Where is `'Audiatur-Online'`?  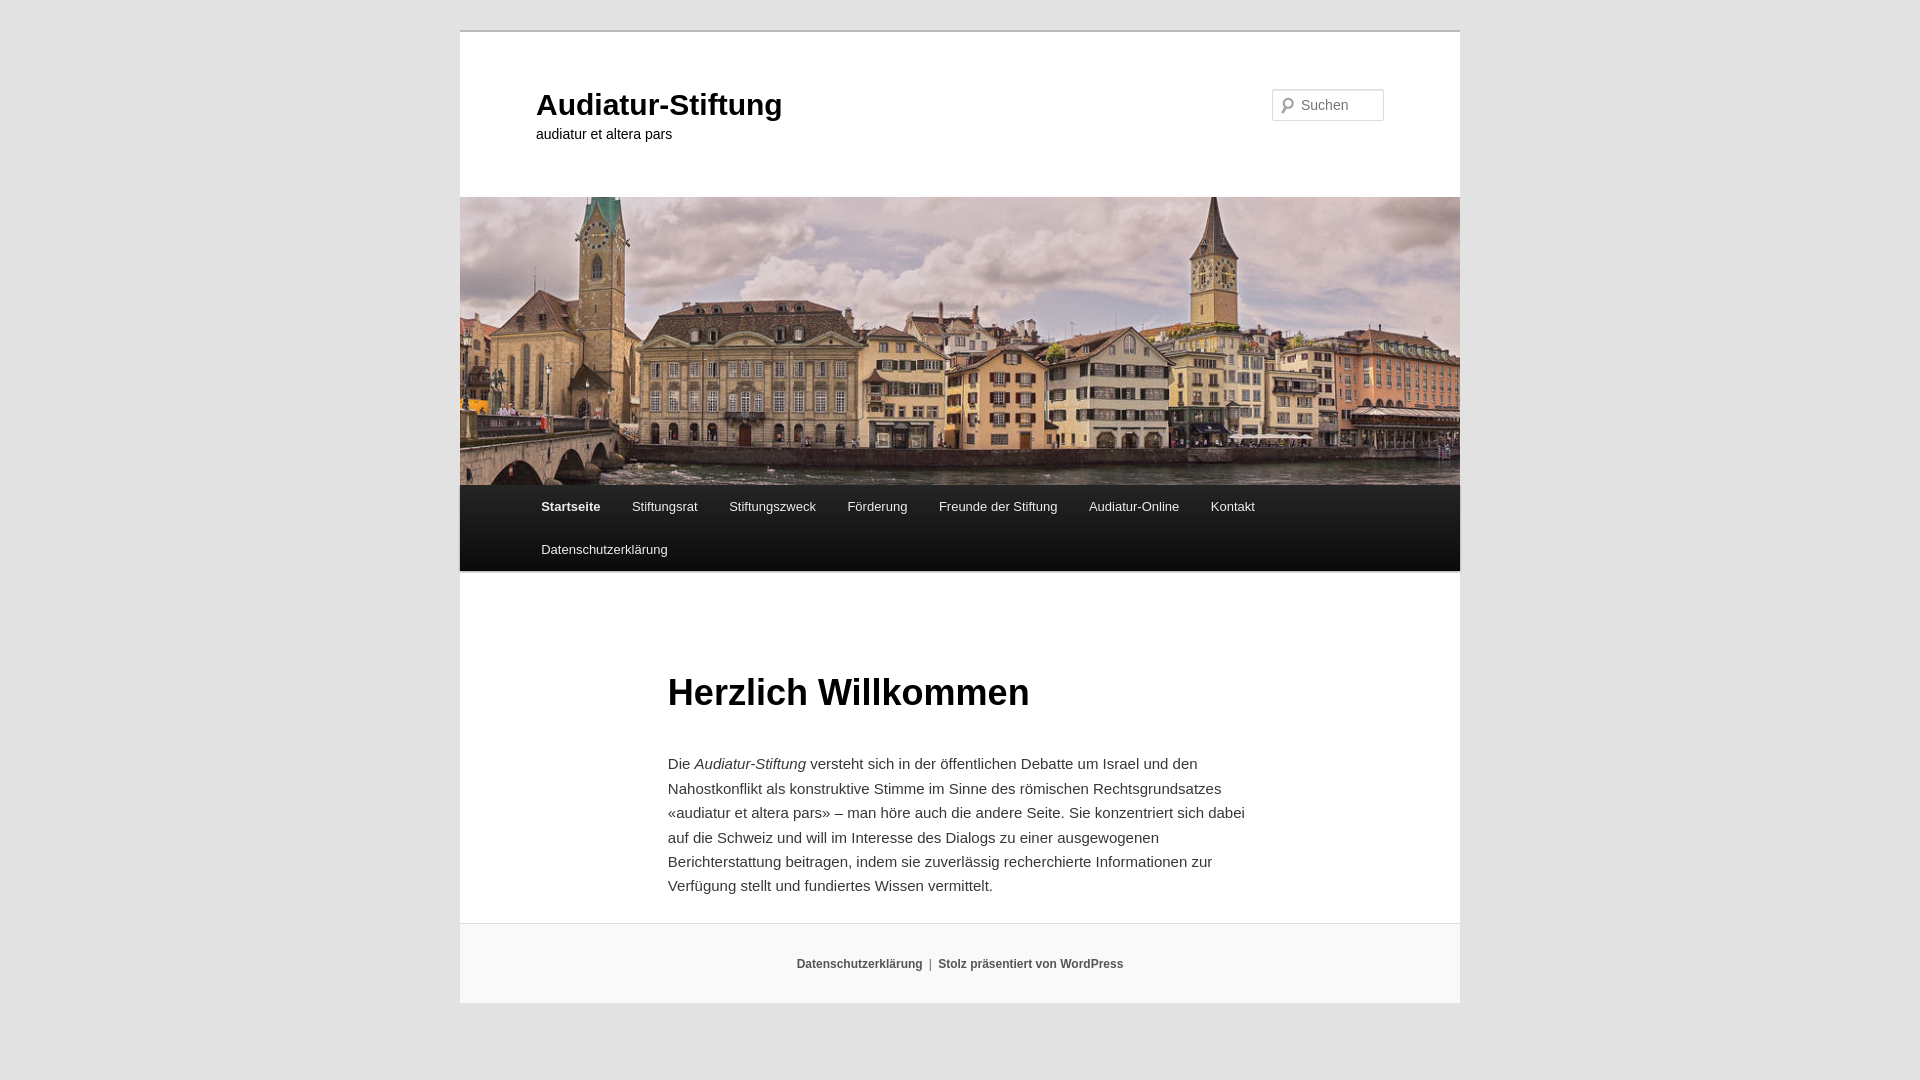
'Audiatur-Online' is located at coordinates (1133, 505).